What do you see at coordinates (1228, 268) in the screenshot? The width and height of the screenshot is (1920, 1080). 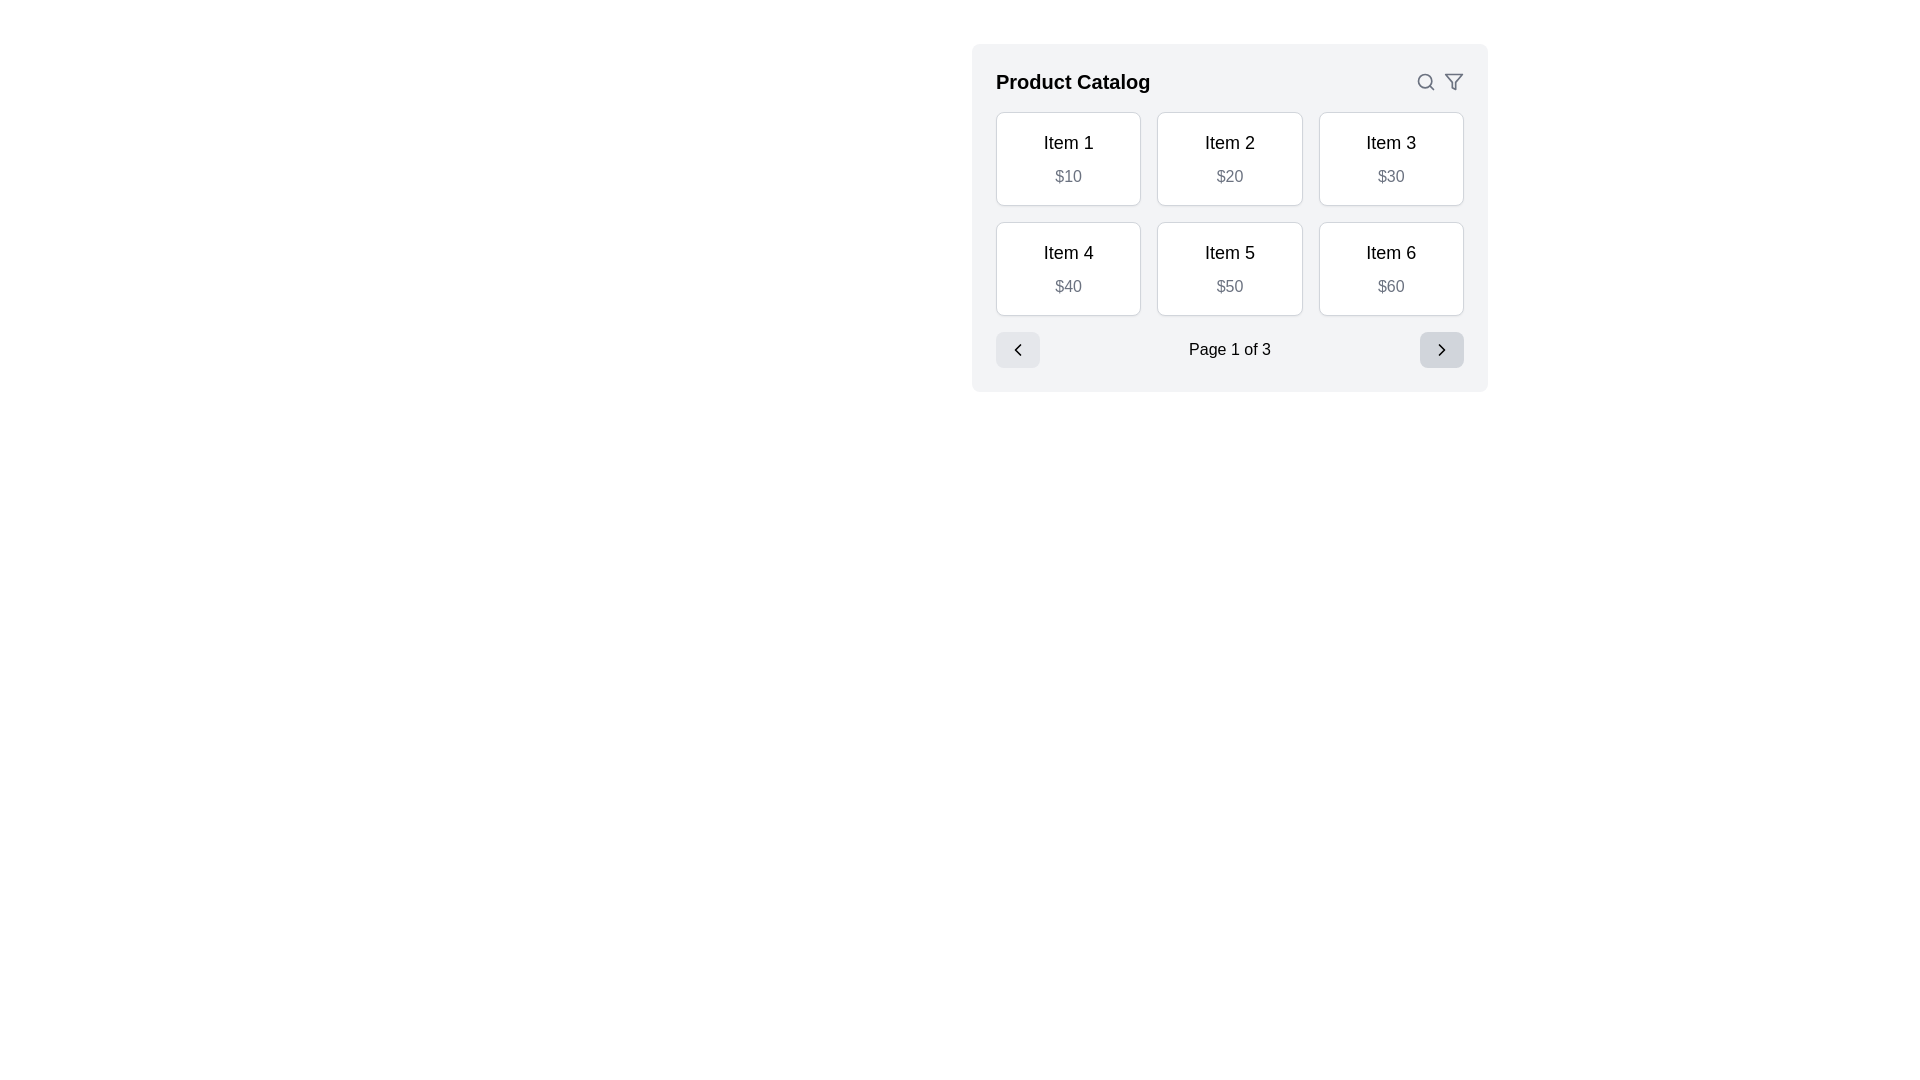 I see `the product display card located in the second row, second column of the grid` at bounding box center [1228, 268].